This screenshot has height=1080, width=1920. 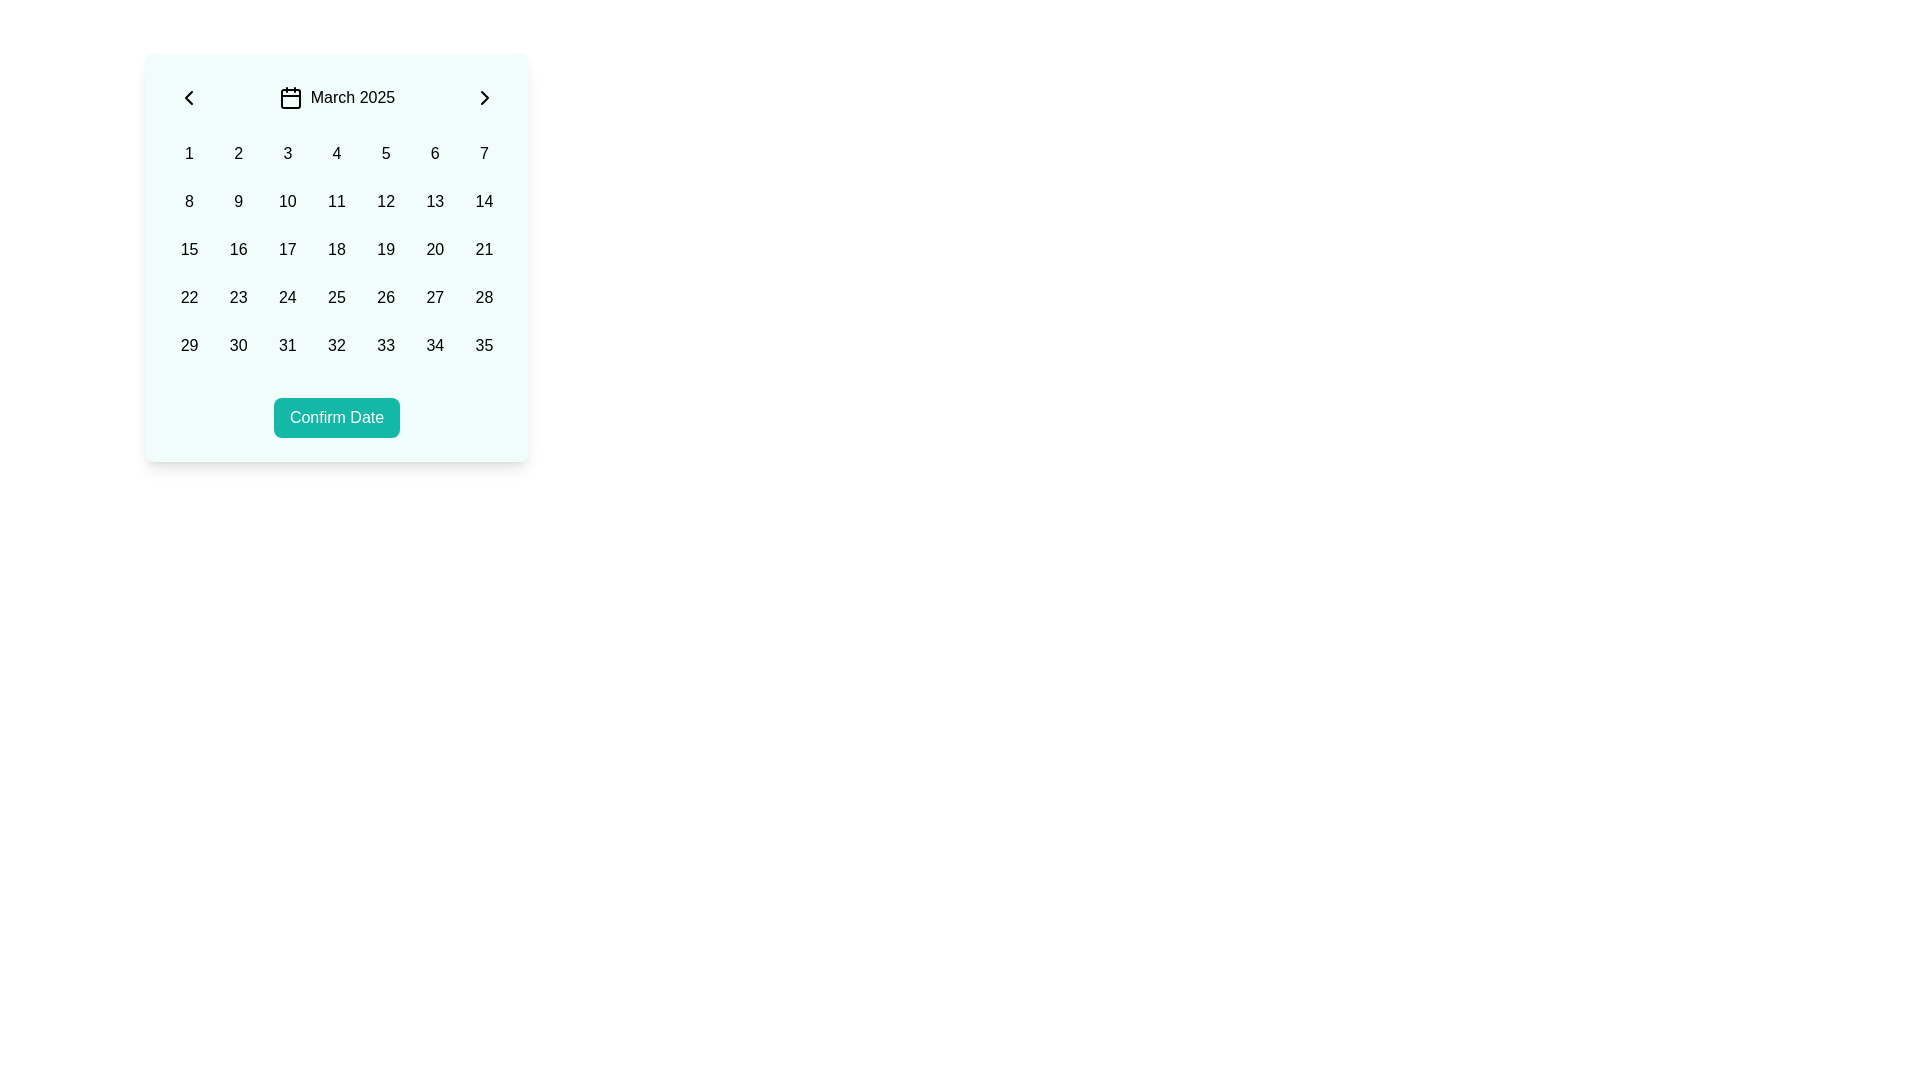 I want to click on the button that allows users to select the 29th day from the calendar view, located in the third row and first column of the date picker grid, so click(x=189, y=345).